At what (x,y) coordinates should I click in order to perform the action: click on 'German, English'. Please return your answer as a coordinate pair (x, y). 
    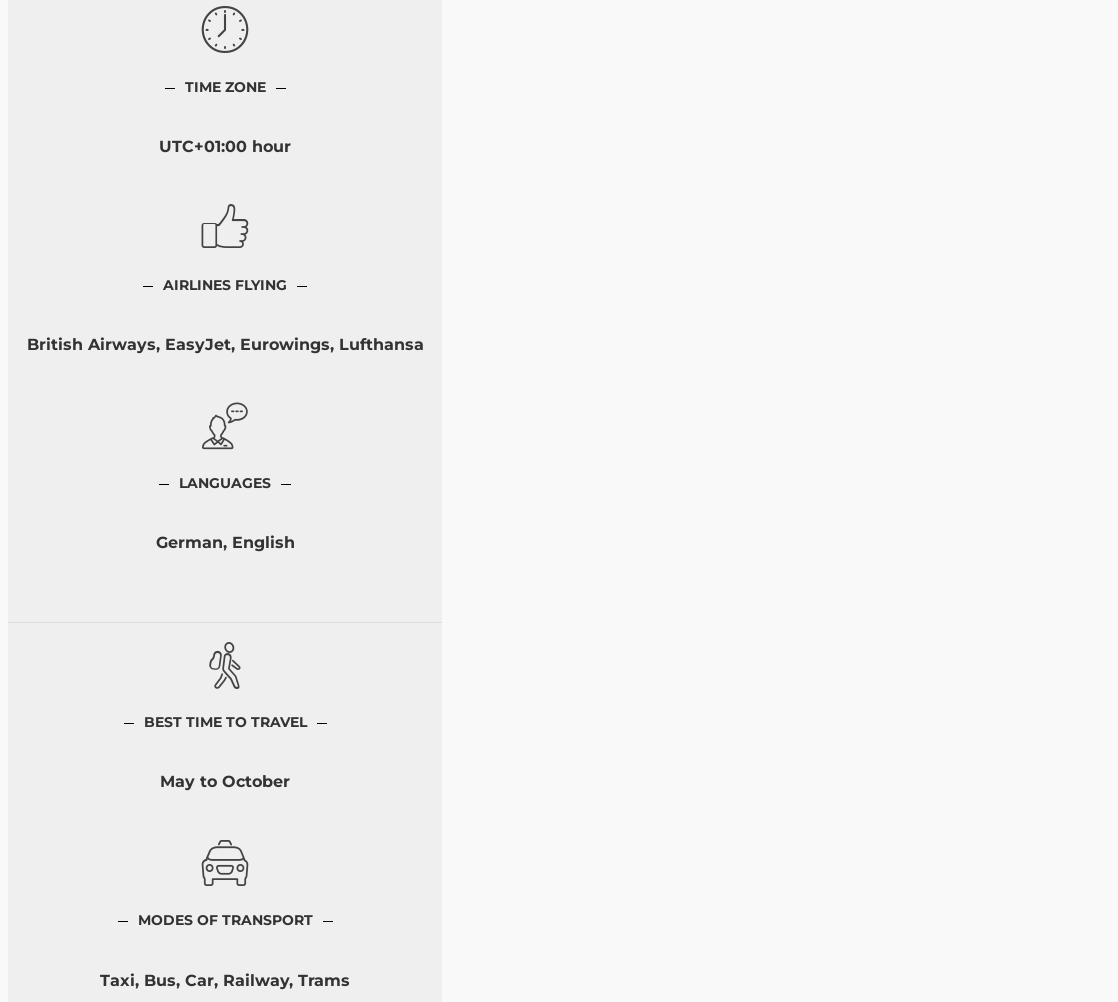
    Looking at the image, I should click on (224, 542).